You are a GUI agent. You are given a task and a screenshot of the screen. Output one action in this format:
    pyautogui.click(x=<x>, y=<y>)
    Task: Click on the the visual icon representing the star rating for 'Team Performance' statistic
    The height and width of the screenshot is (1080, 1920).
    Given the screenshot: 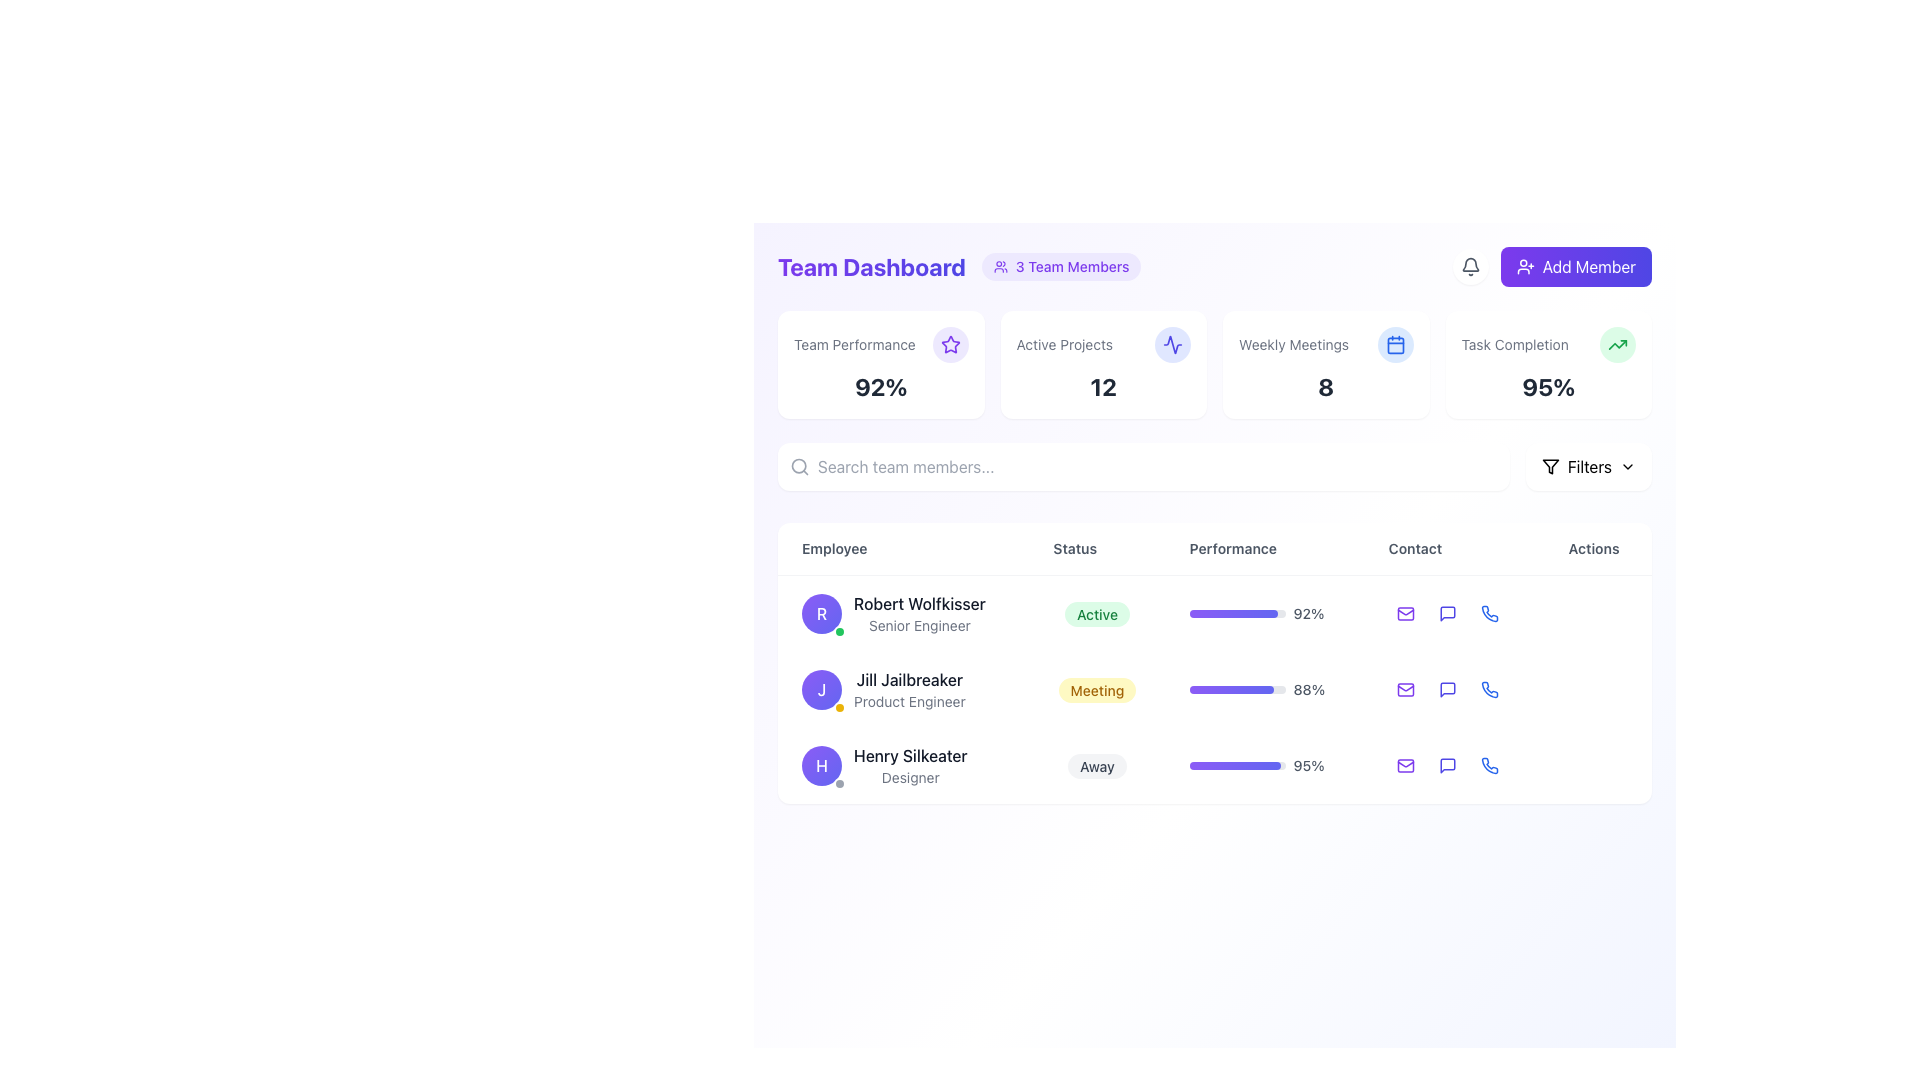 What is the action you would take?
    pyautogui.click(x=949, y=343)
    